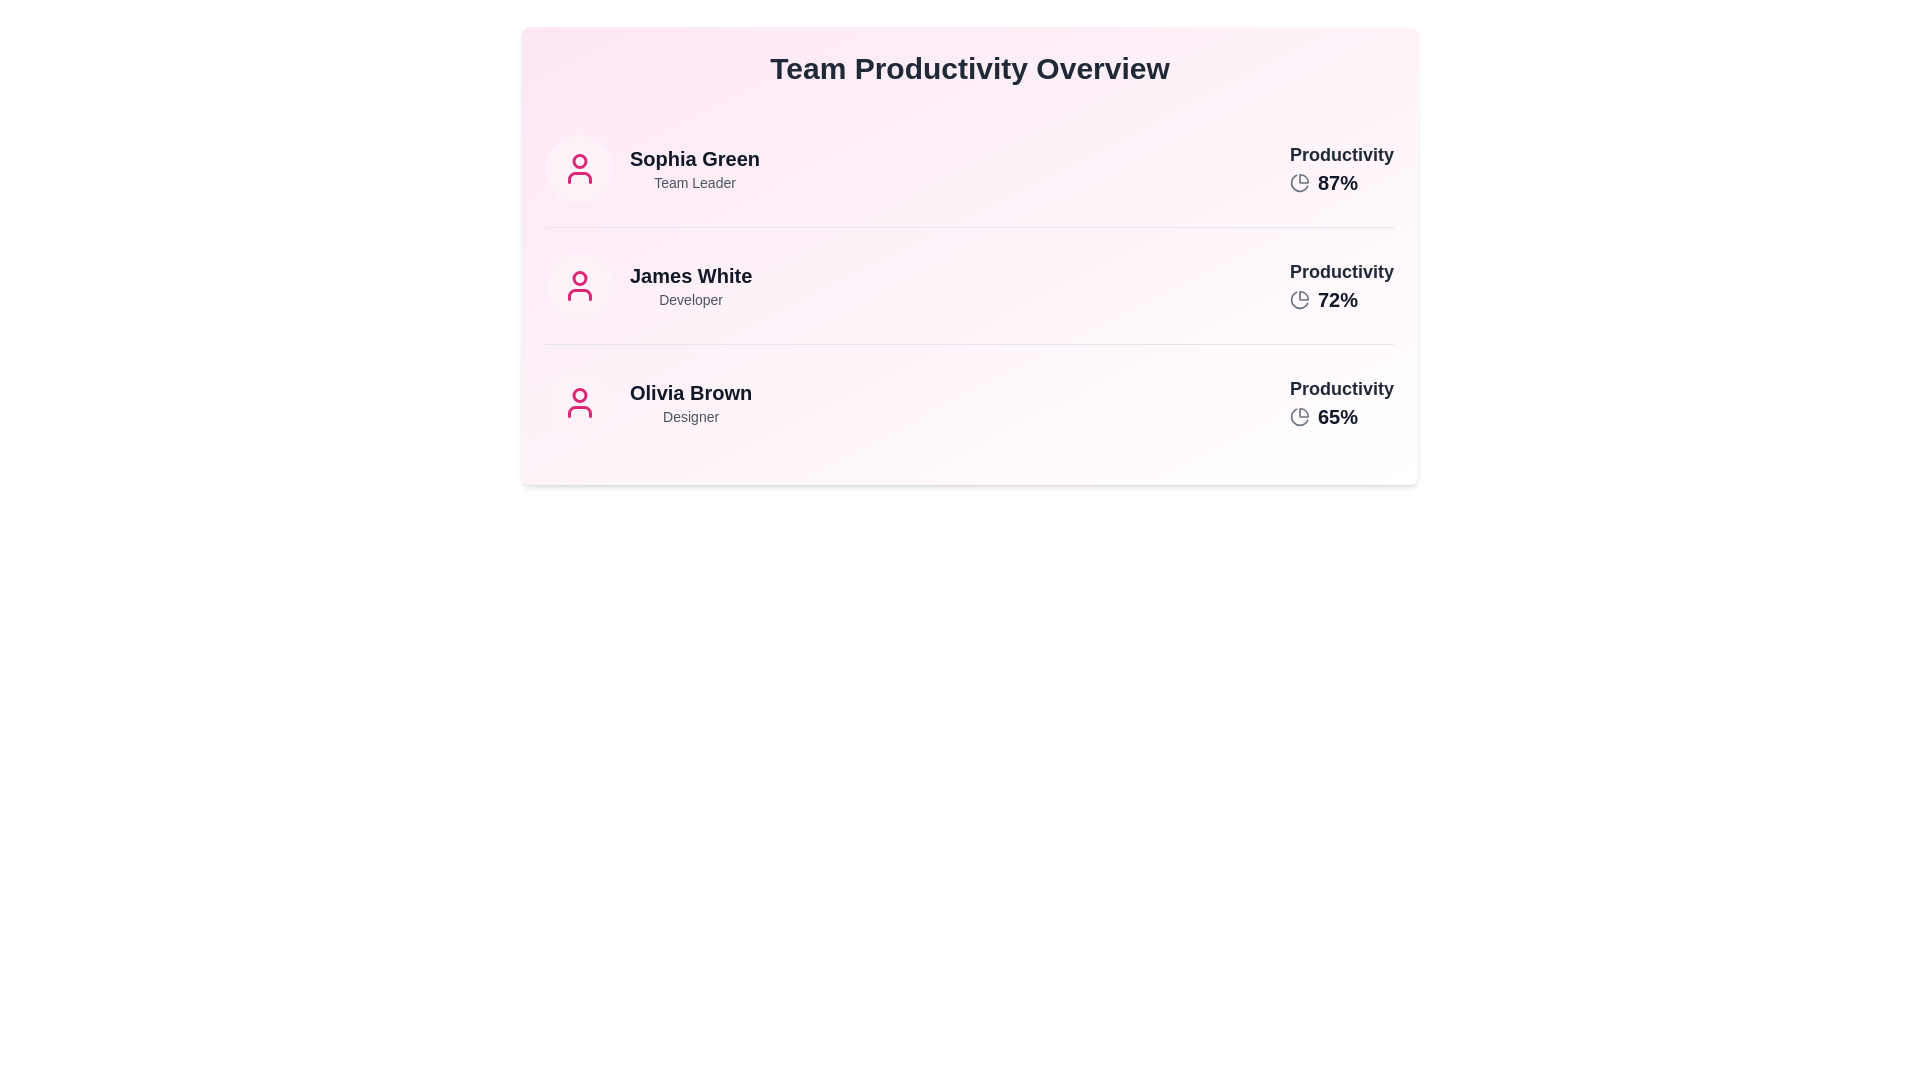 The height and width of the screenshot is (1080, 1920). I want to click on the information displayed in the 'Productivity' text label with the accompanying pie-chart icon, which shows '72%' in bold font, so click(1341, 285).